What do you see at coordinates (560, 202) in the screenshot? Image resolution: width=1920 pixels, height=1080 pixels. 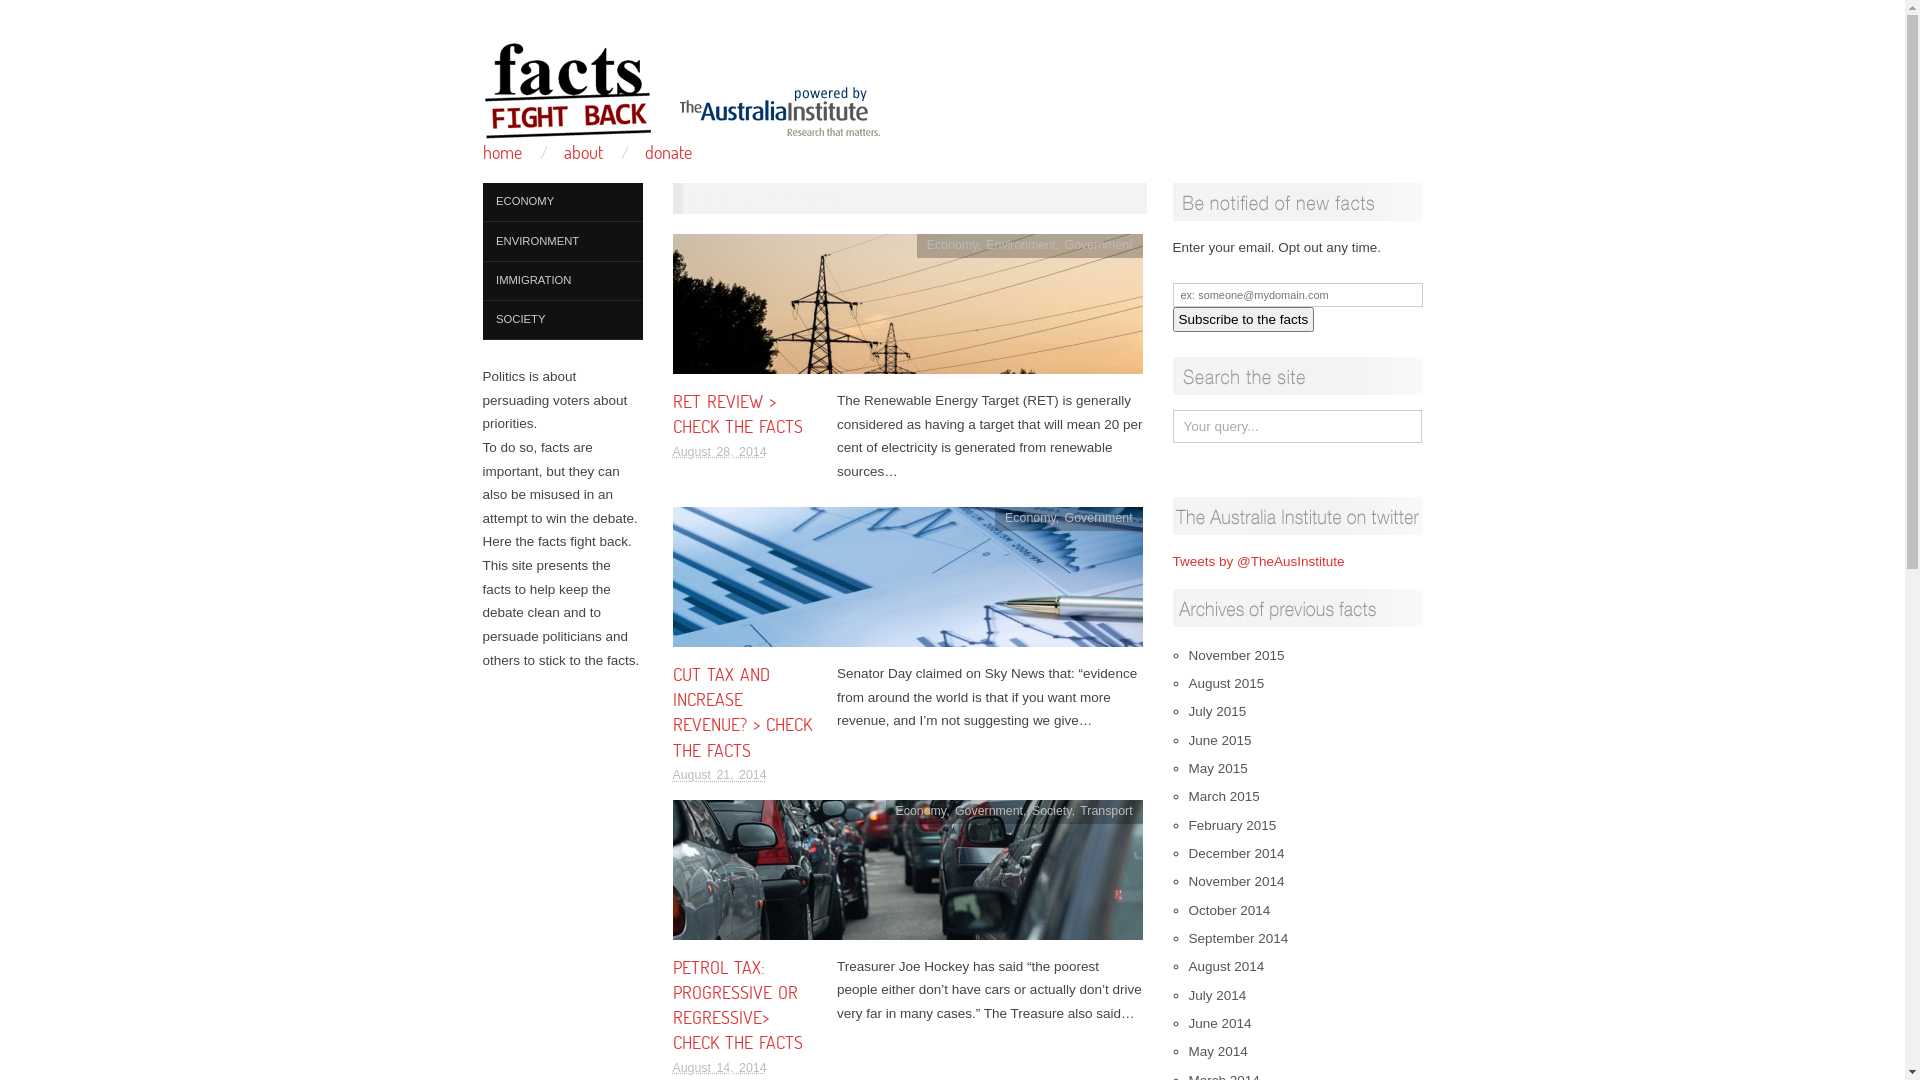 I see `'ECONOMY'` at bounding box center [560, 202].